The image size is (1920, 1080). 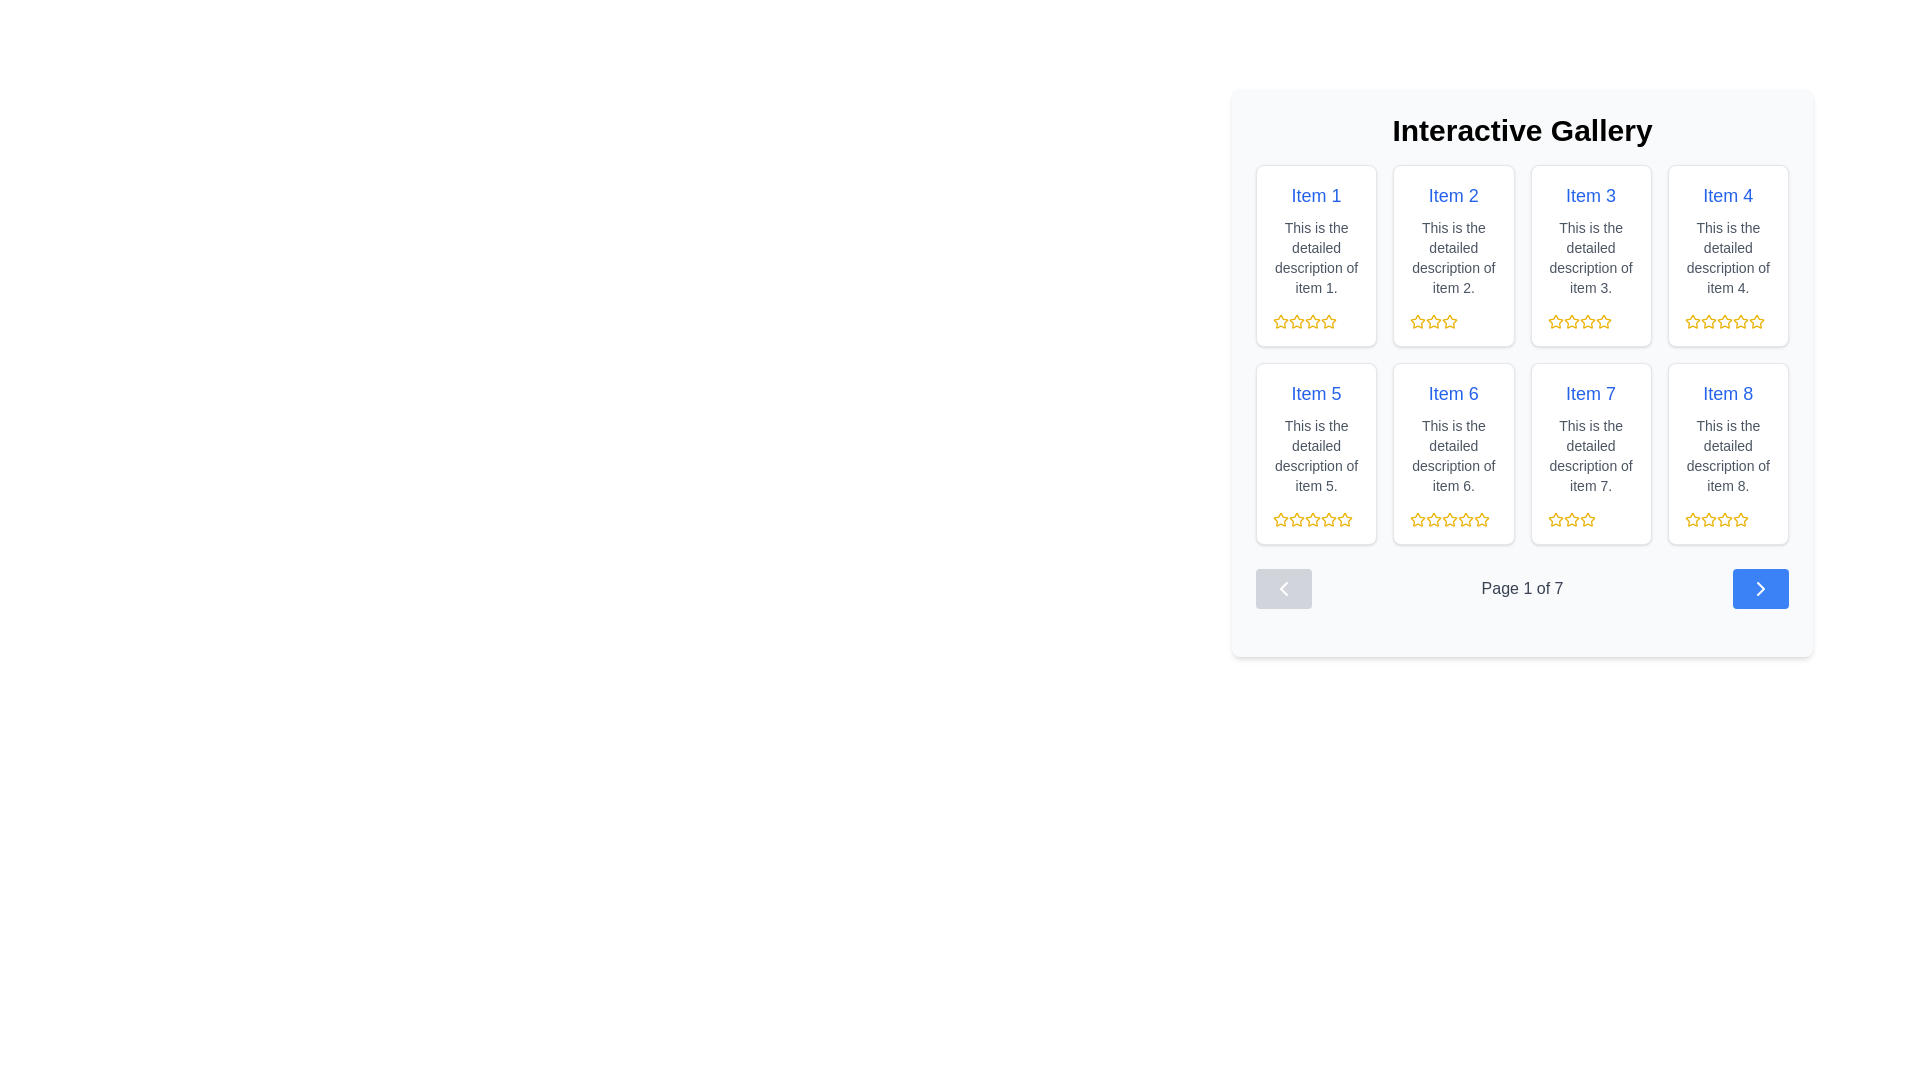 I want to click on the description of the item displayed on the card located in the bottom-right corner of the grid layout, which is the 8th item overall, so click(x=1727, y=454).